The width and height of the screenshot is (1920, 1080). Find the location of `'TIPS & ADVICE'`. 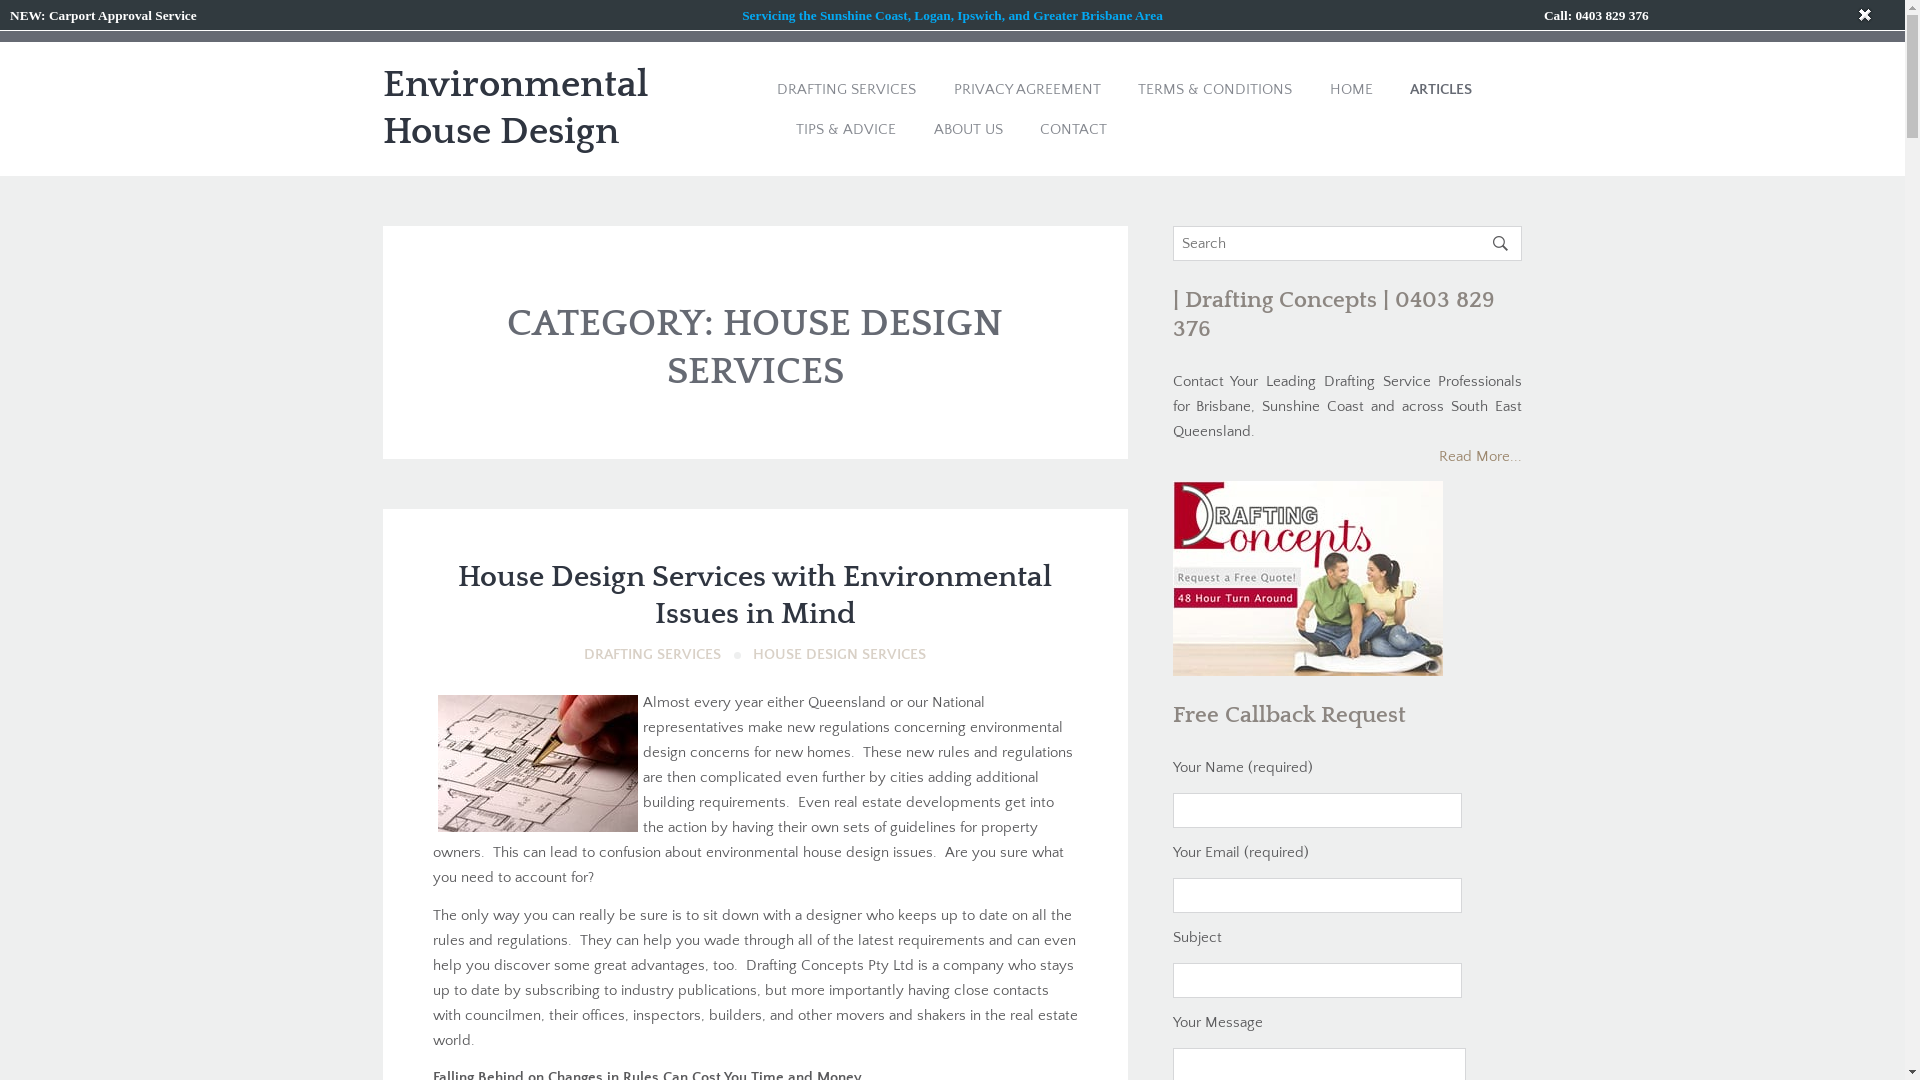

'TIPS & ADVICE' is located at coordinates (795, 128).